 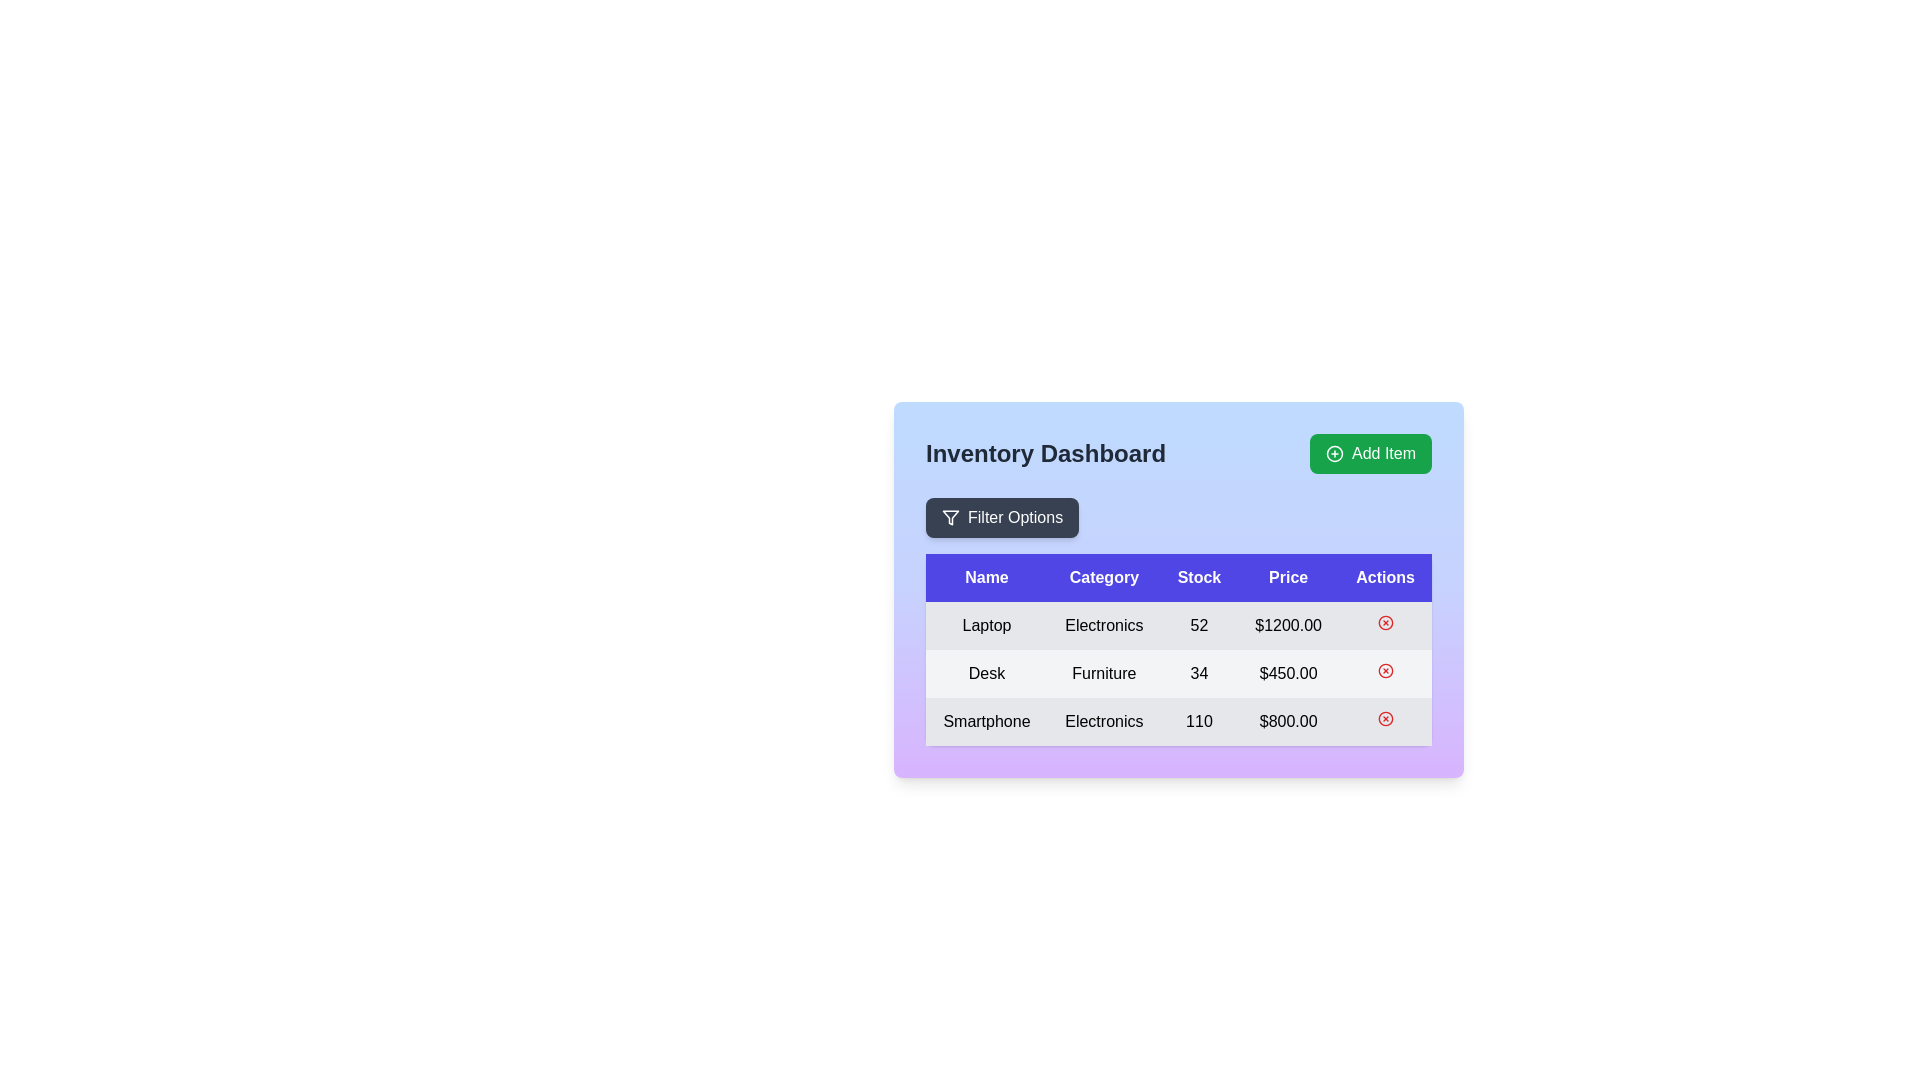 I want to click on the 'Inventory Dashboard' text label, which is styled with a bold and large font, dark gray color on a light blue background, positioned at the top left corner of the header section, so click(x=1045, y=454).